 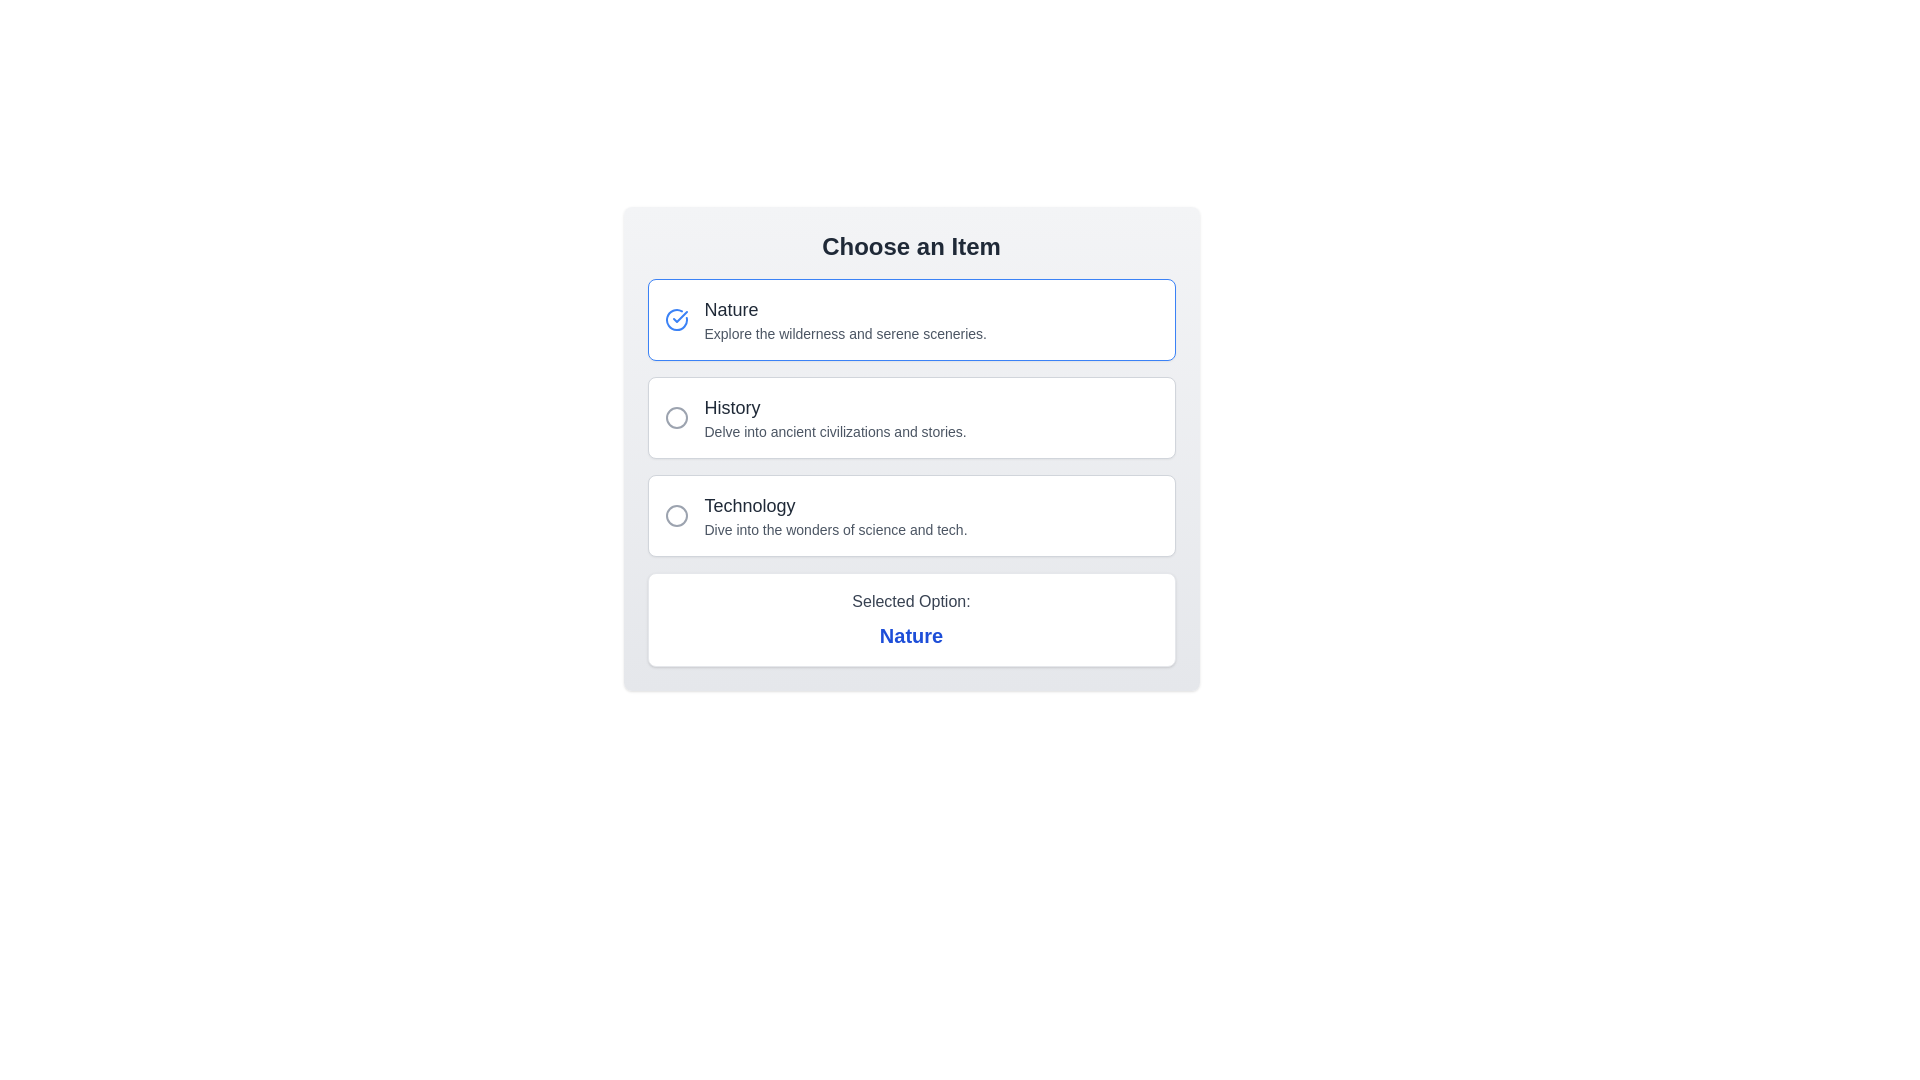 I want to click on the 'History' button, which is the second item in a vertically aligned list of options, to emphasize it, so click(x=835, y=416).